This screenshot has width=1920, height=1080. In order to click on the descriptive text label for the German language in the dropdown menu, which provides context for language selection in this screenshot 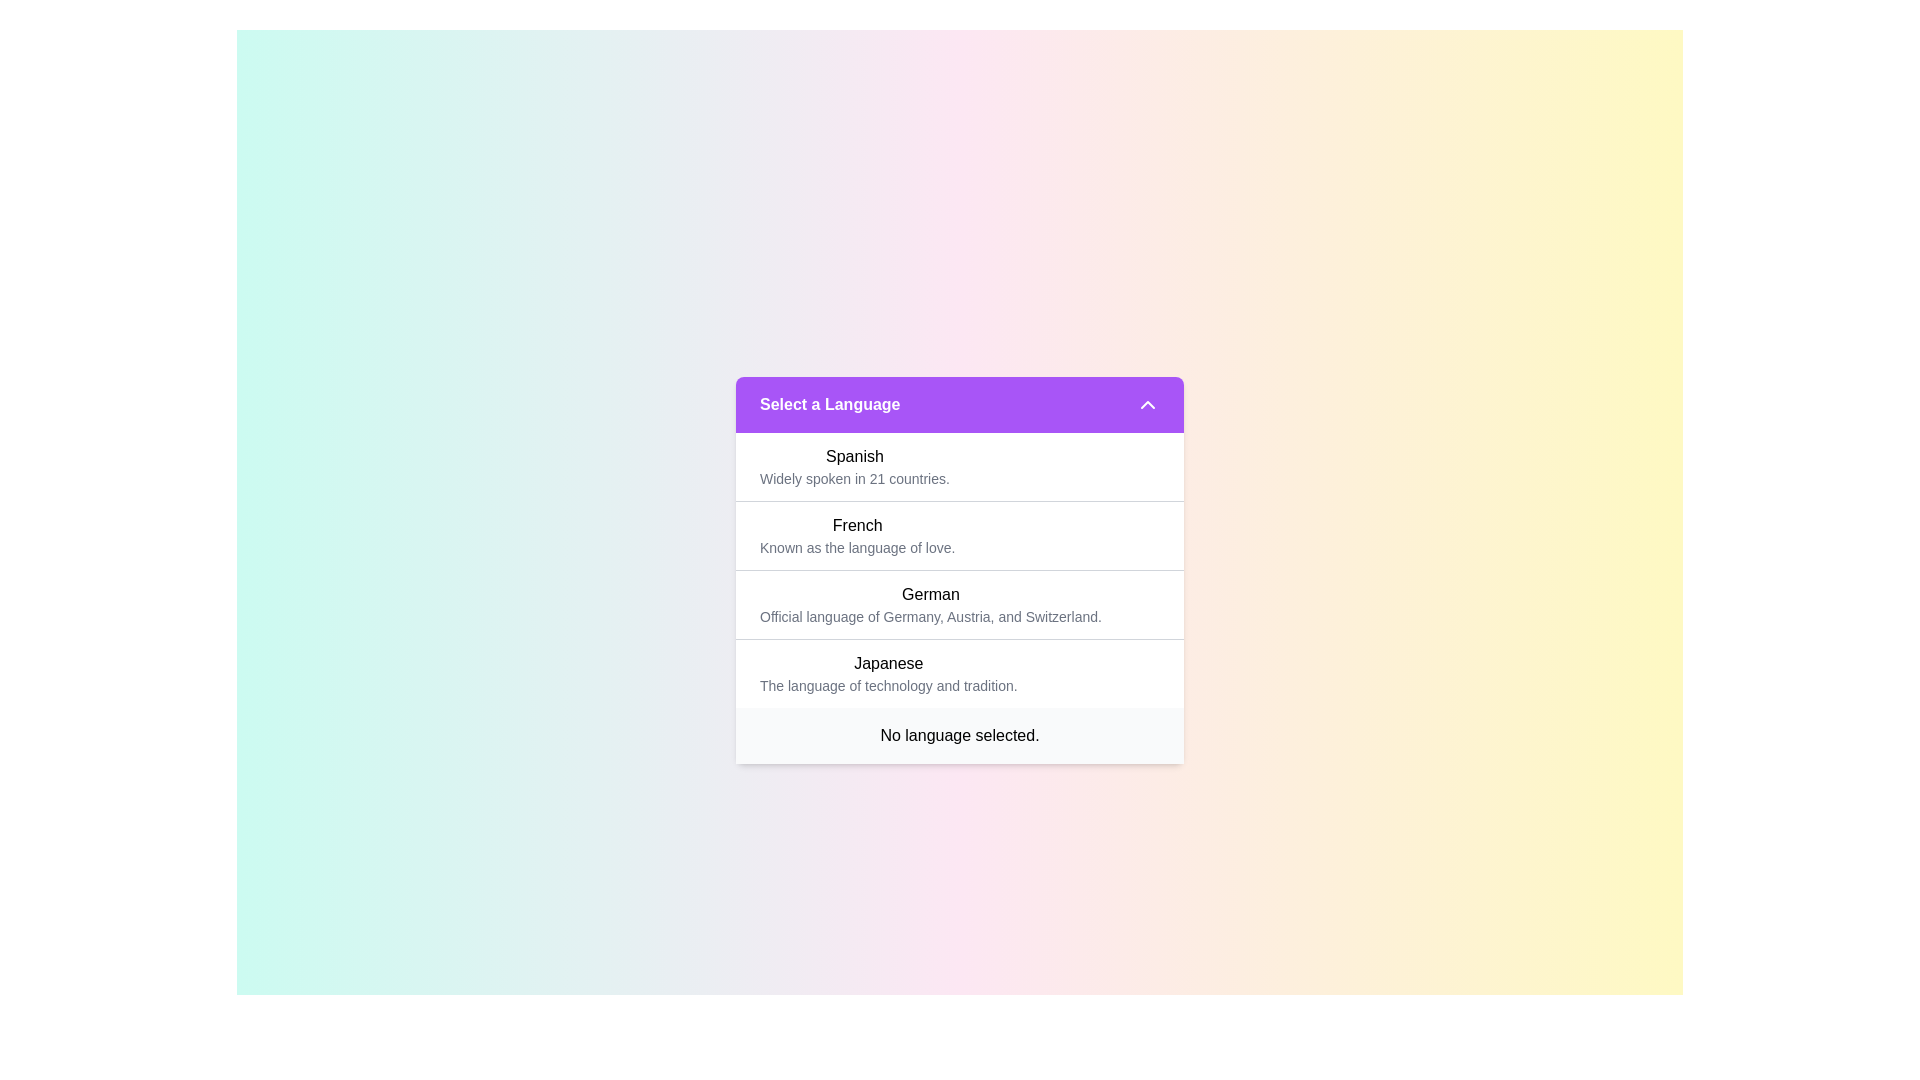, I will do `click(930, 615)`.